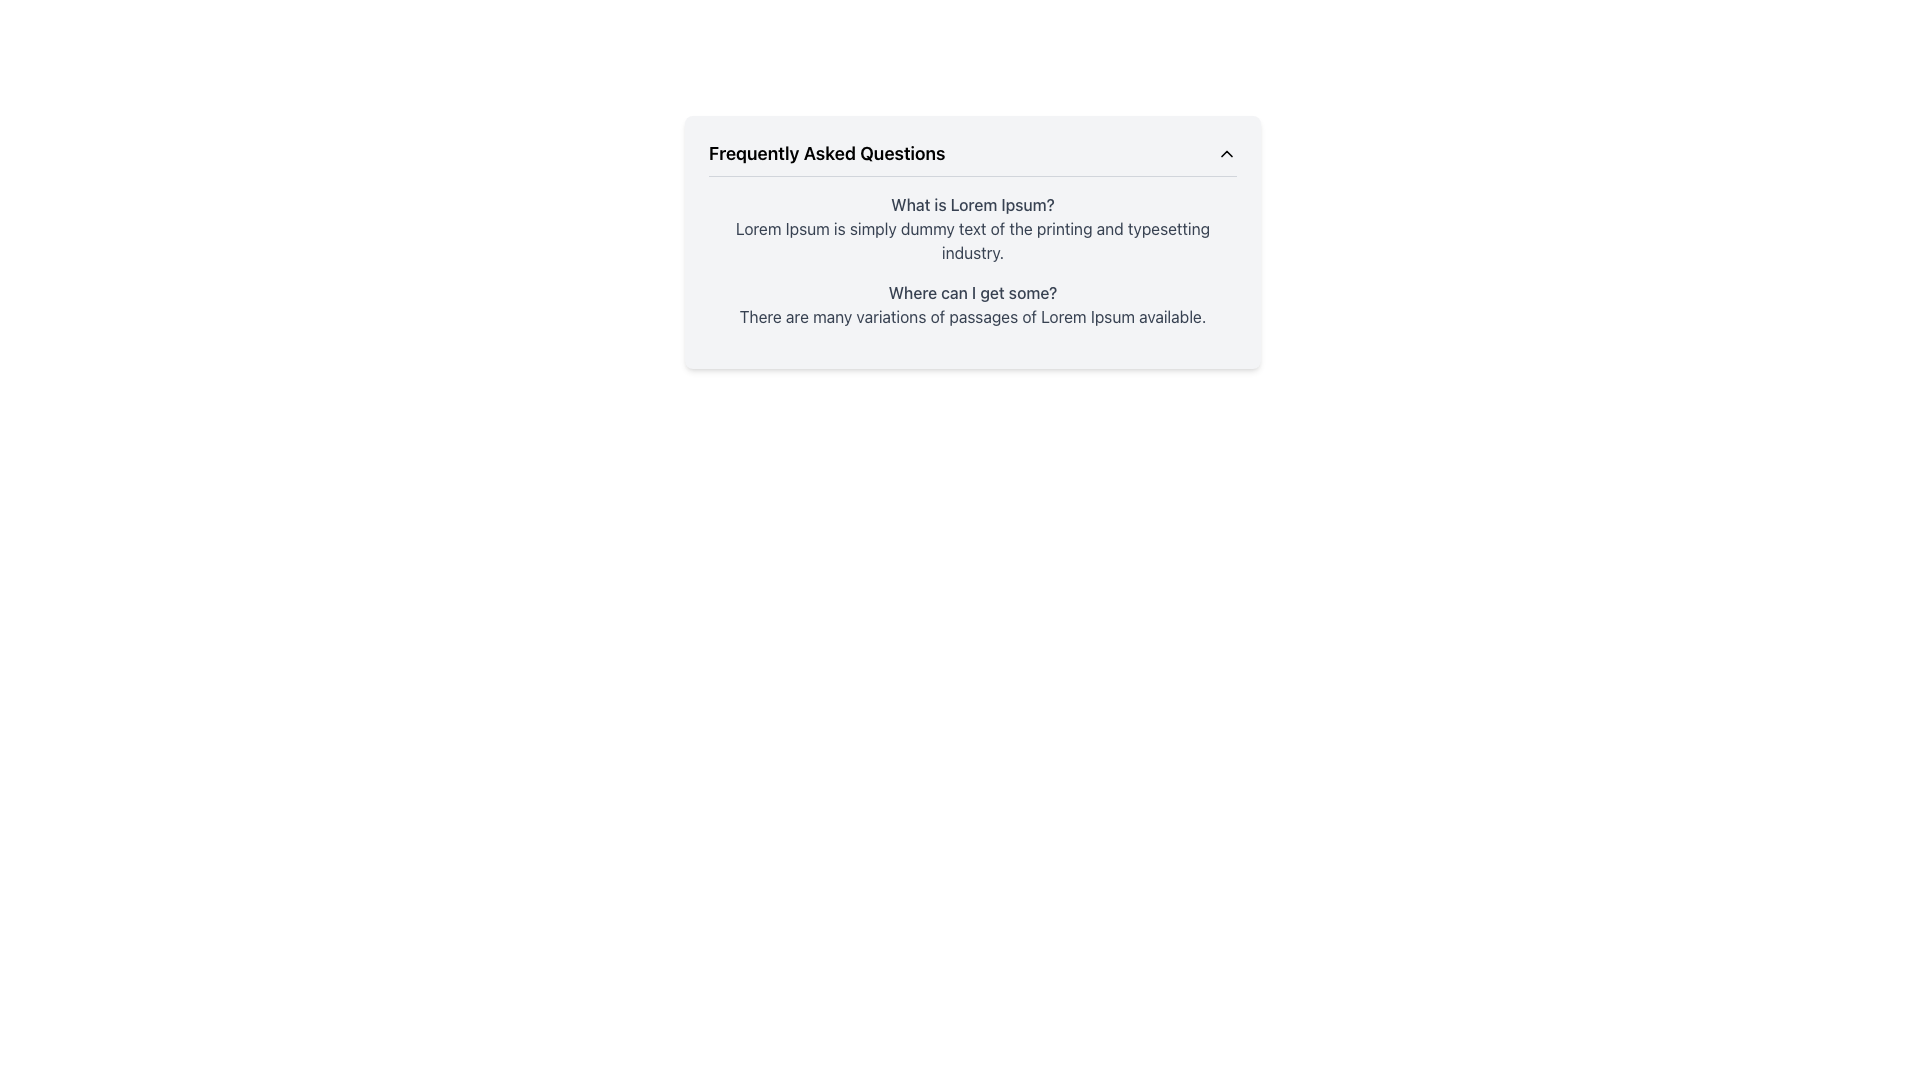 This screenshot has height=1080, width=1920. What do you see at coordinates (973, 204) in the screenshot?
I see `the text label that reads 'What is Lorem Ipsum?', which serves as the heading in the collapsible FAQ section` at bounding box center [973, 204].